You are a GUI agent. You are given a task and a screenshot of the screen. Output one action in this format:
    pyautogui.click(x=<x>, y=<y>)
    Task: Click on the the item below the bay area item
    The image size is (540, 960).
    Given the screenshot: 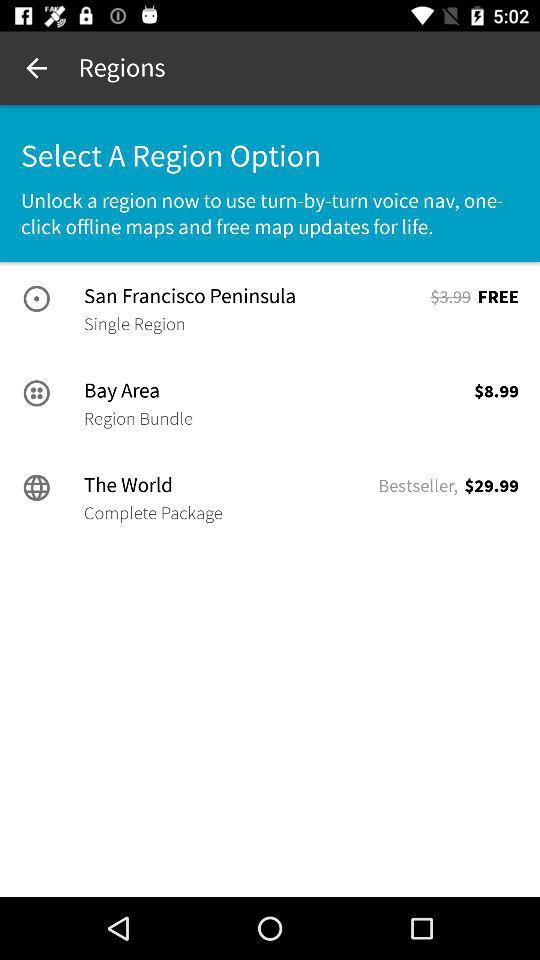 What is the action you would take?
    pyautogui.click(x=137, y=417)
    